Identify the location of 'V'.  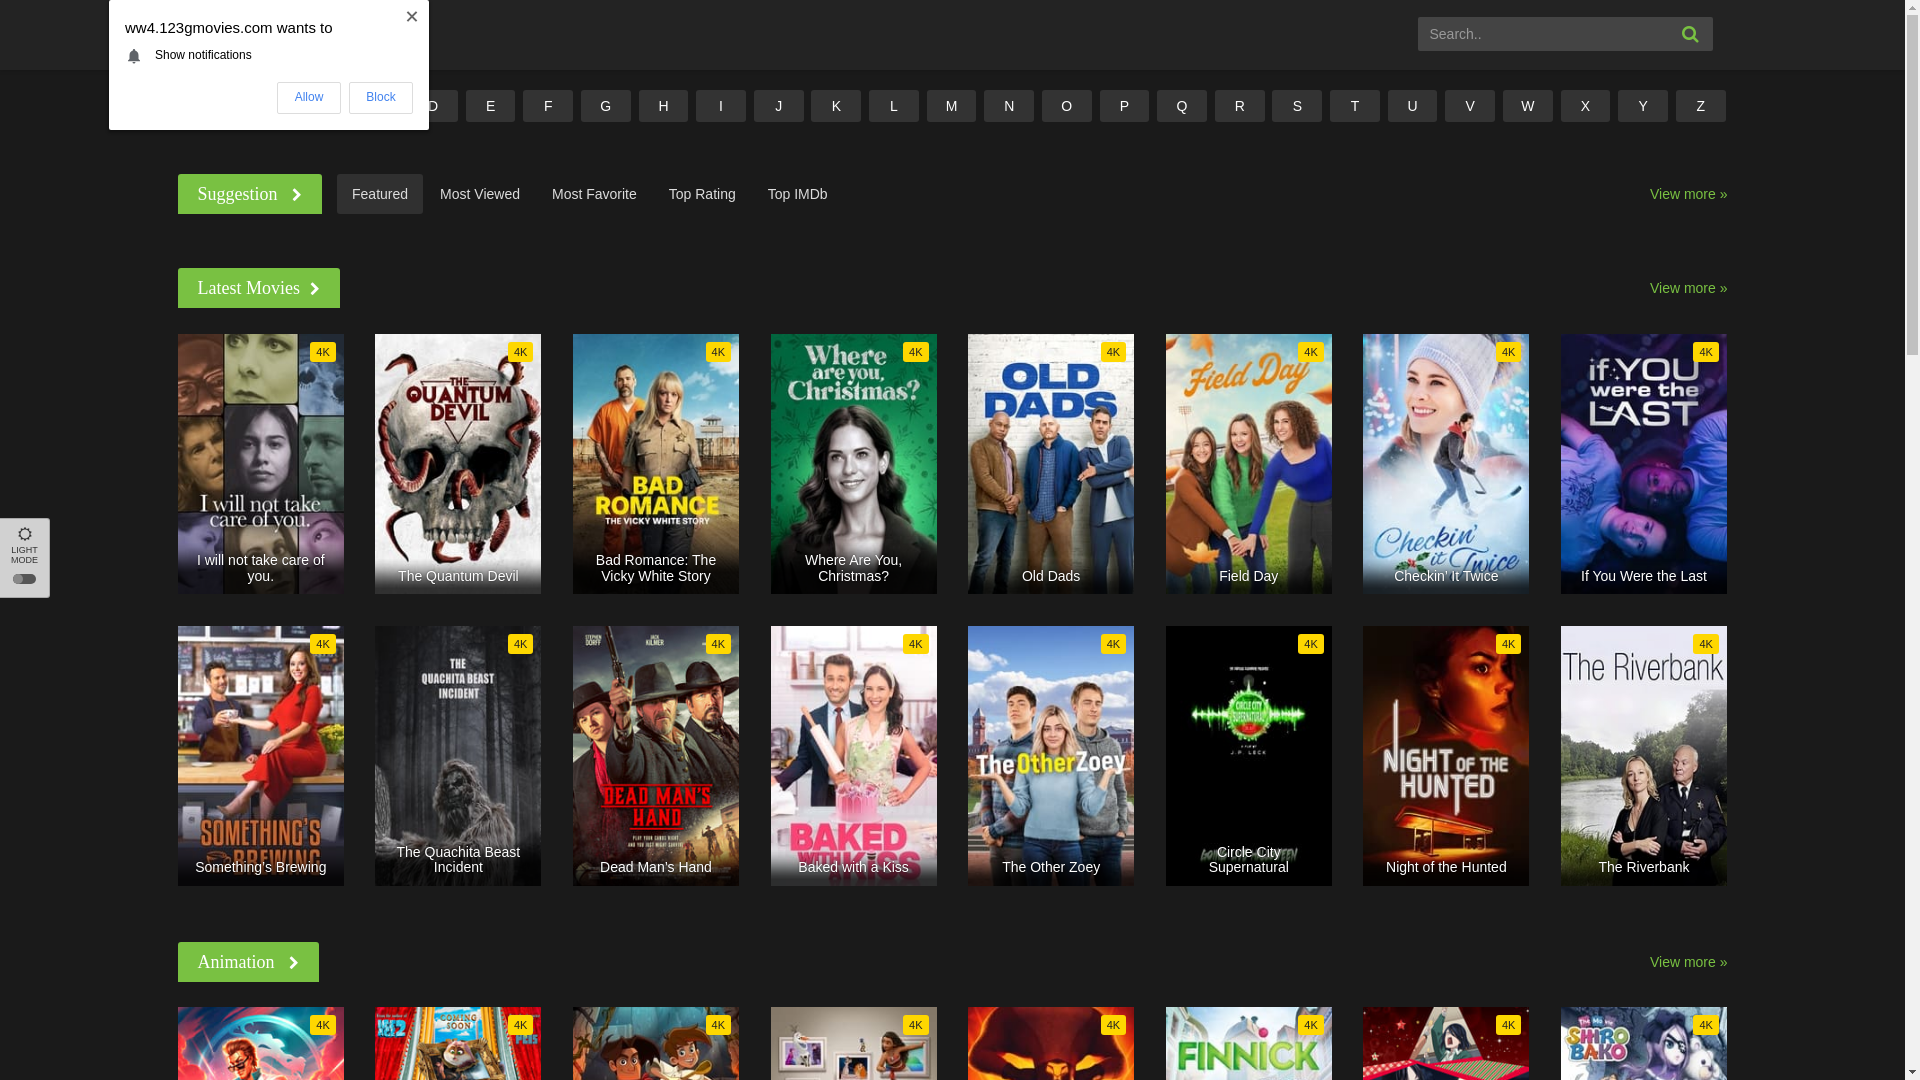
(1469, 105).